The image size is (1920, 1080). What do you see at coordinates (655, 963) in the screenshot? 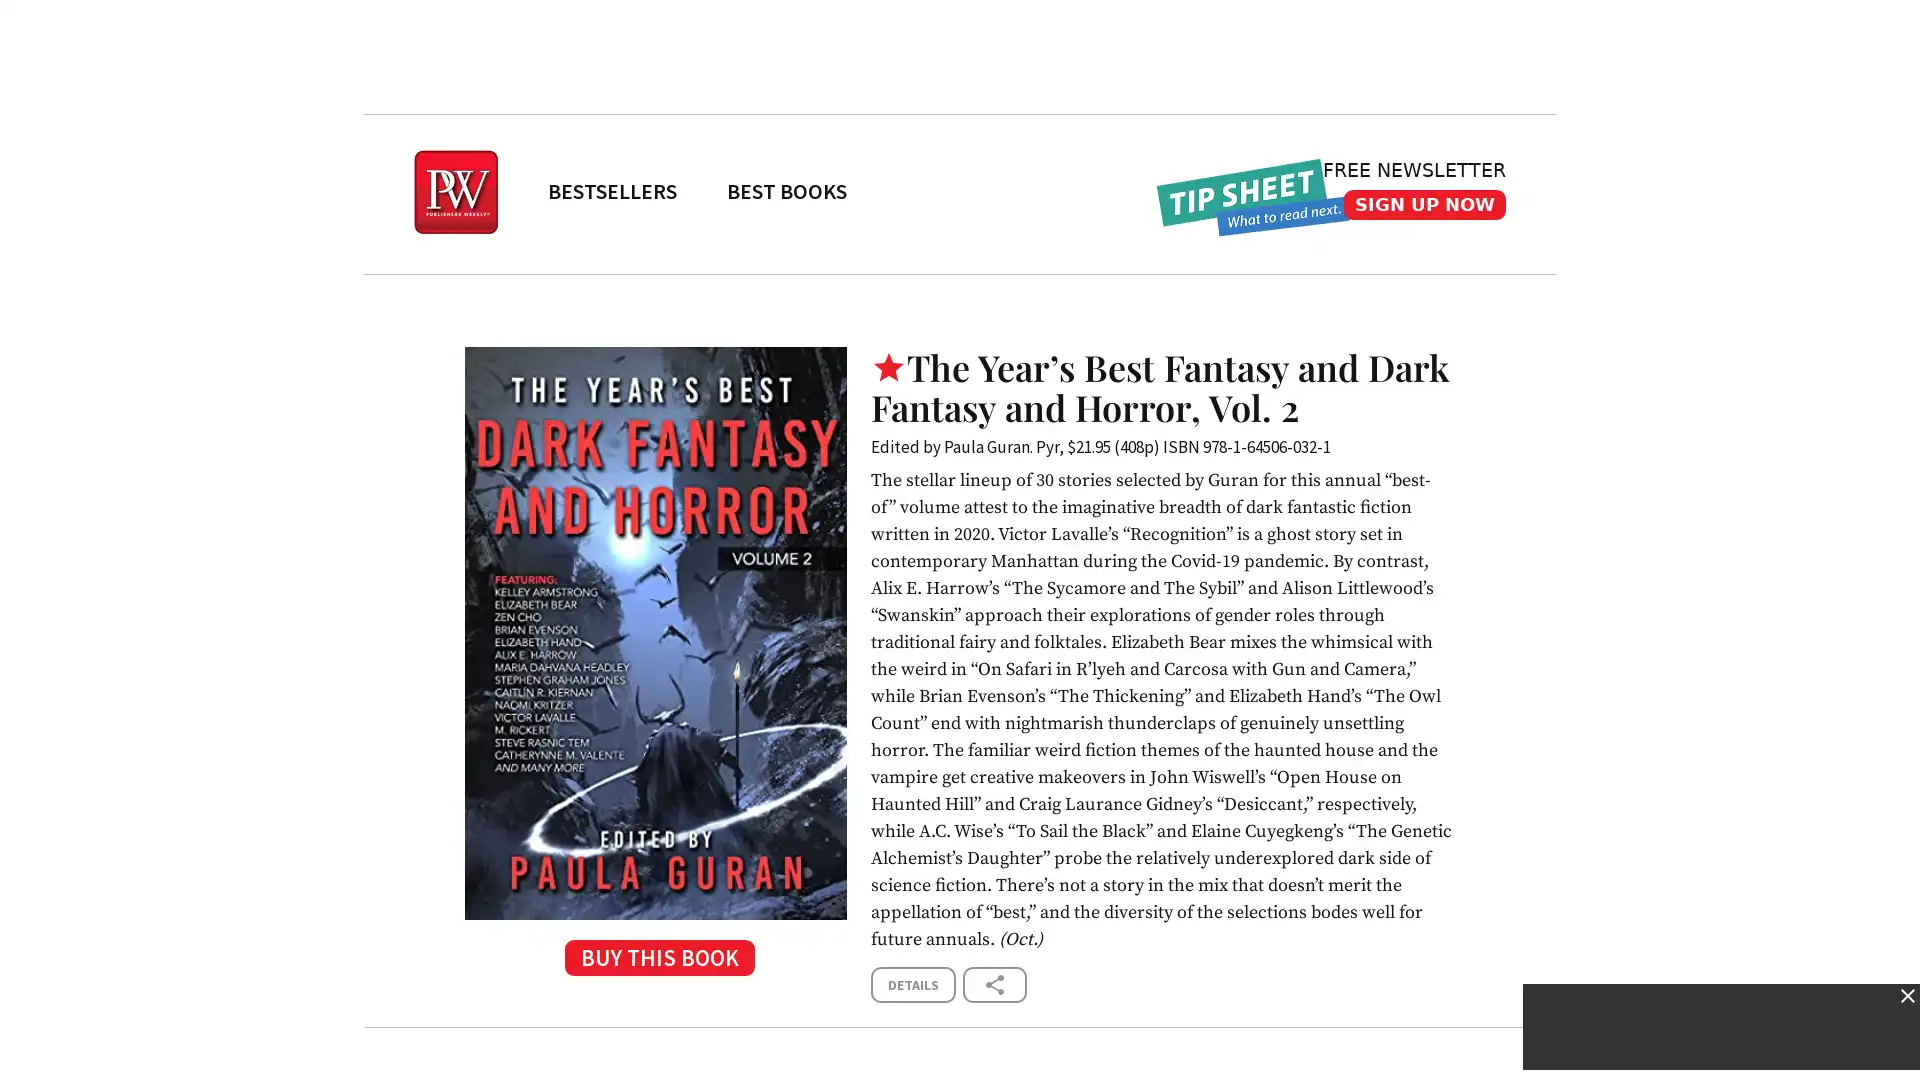
I see `BUY THIS BOOK` at bounding box center [655, 963].